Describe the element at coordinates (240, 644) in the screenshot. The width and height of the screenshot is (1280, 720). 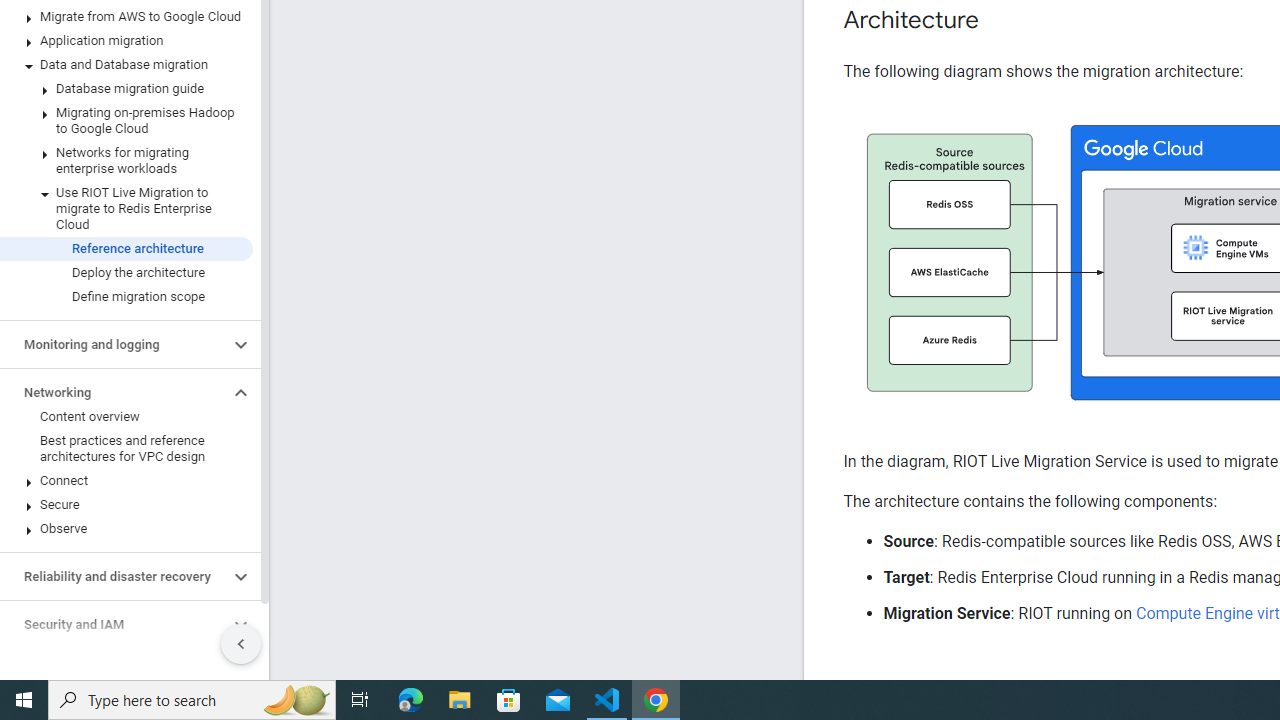
I see `'Hide side navigation'` at that location.